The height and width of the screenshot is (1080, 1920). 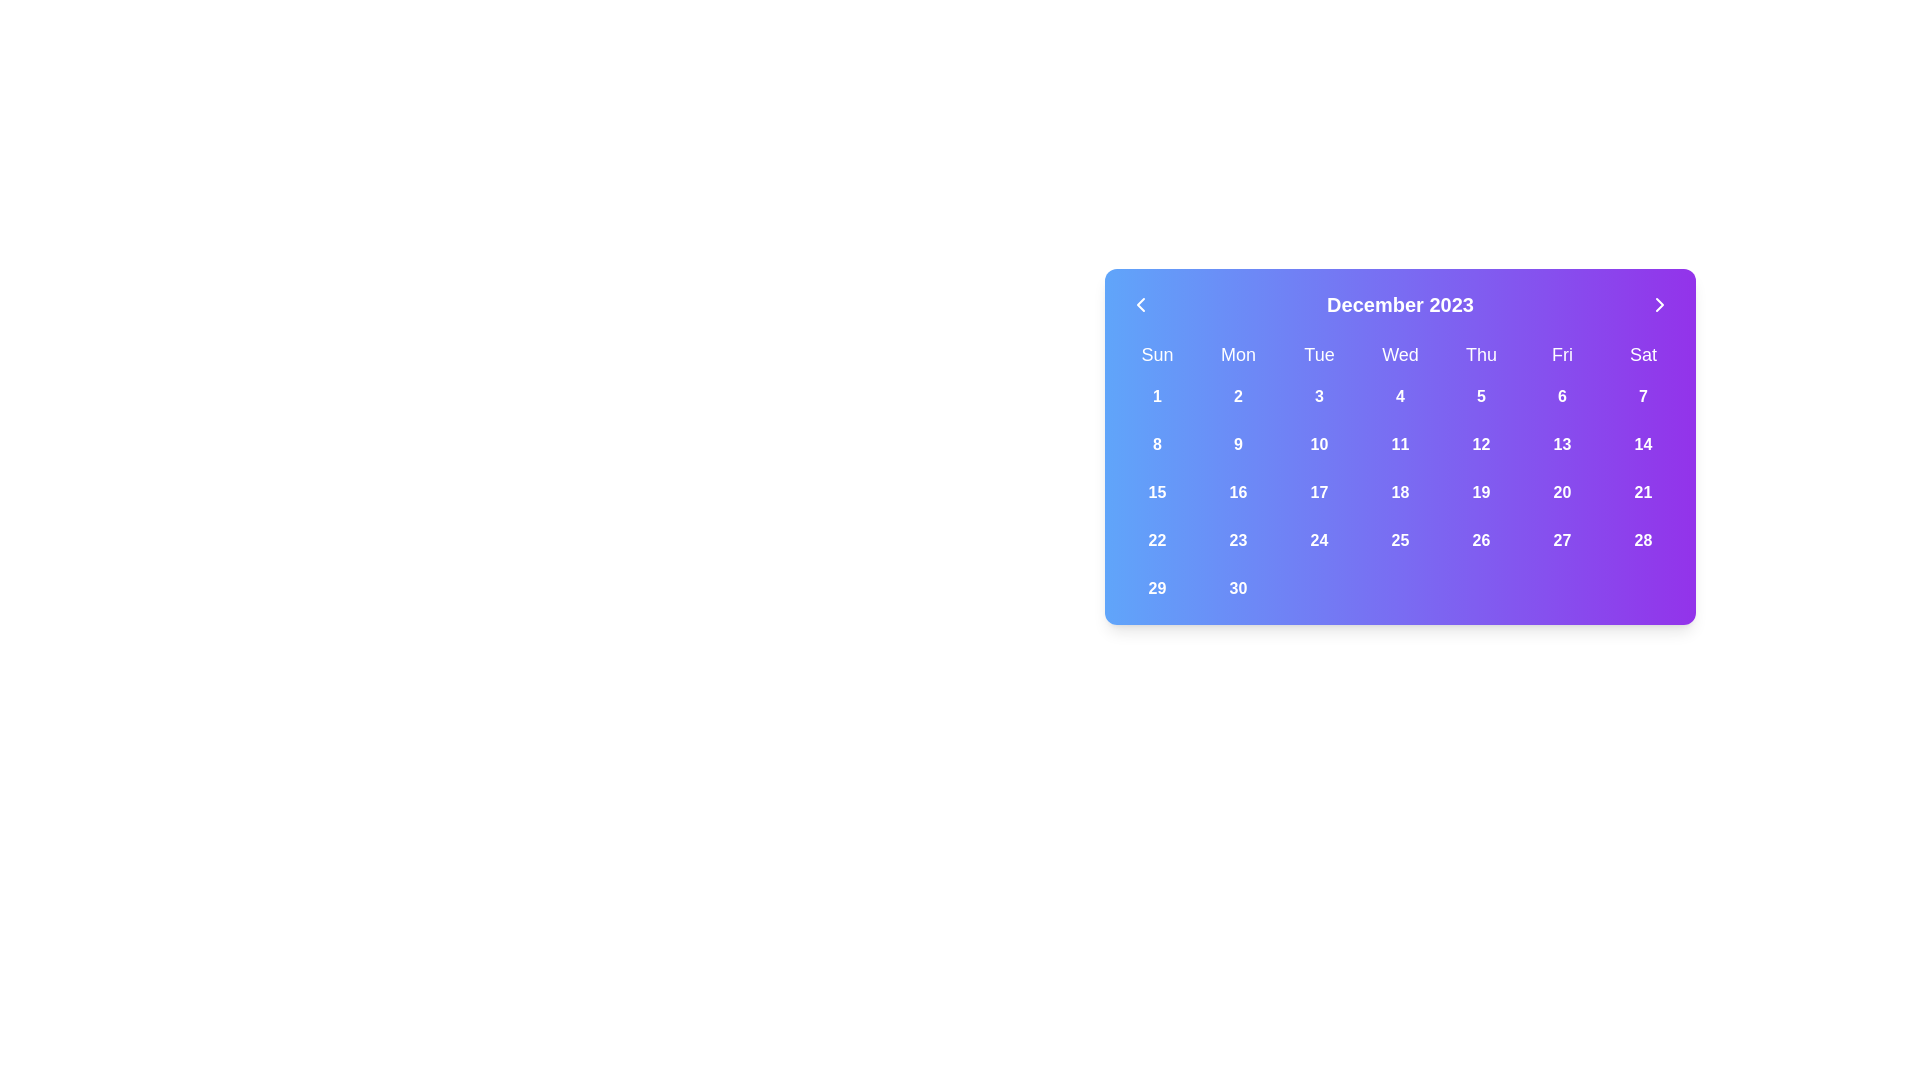 I want to click on the button in the top-right corner of the calendar interface, so click(x=1660, y=304).